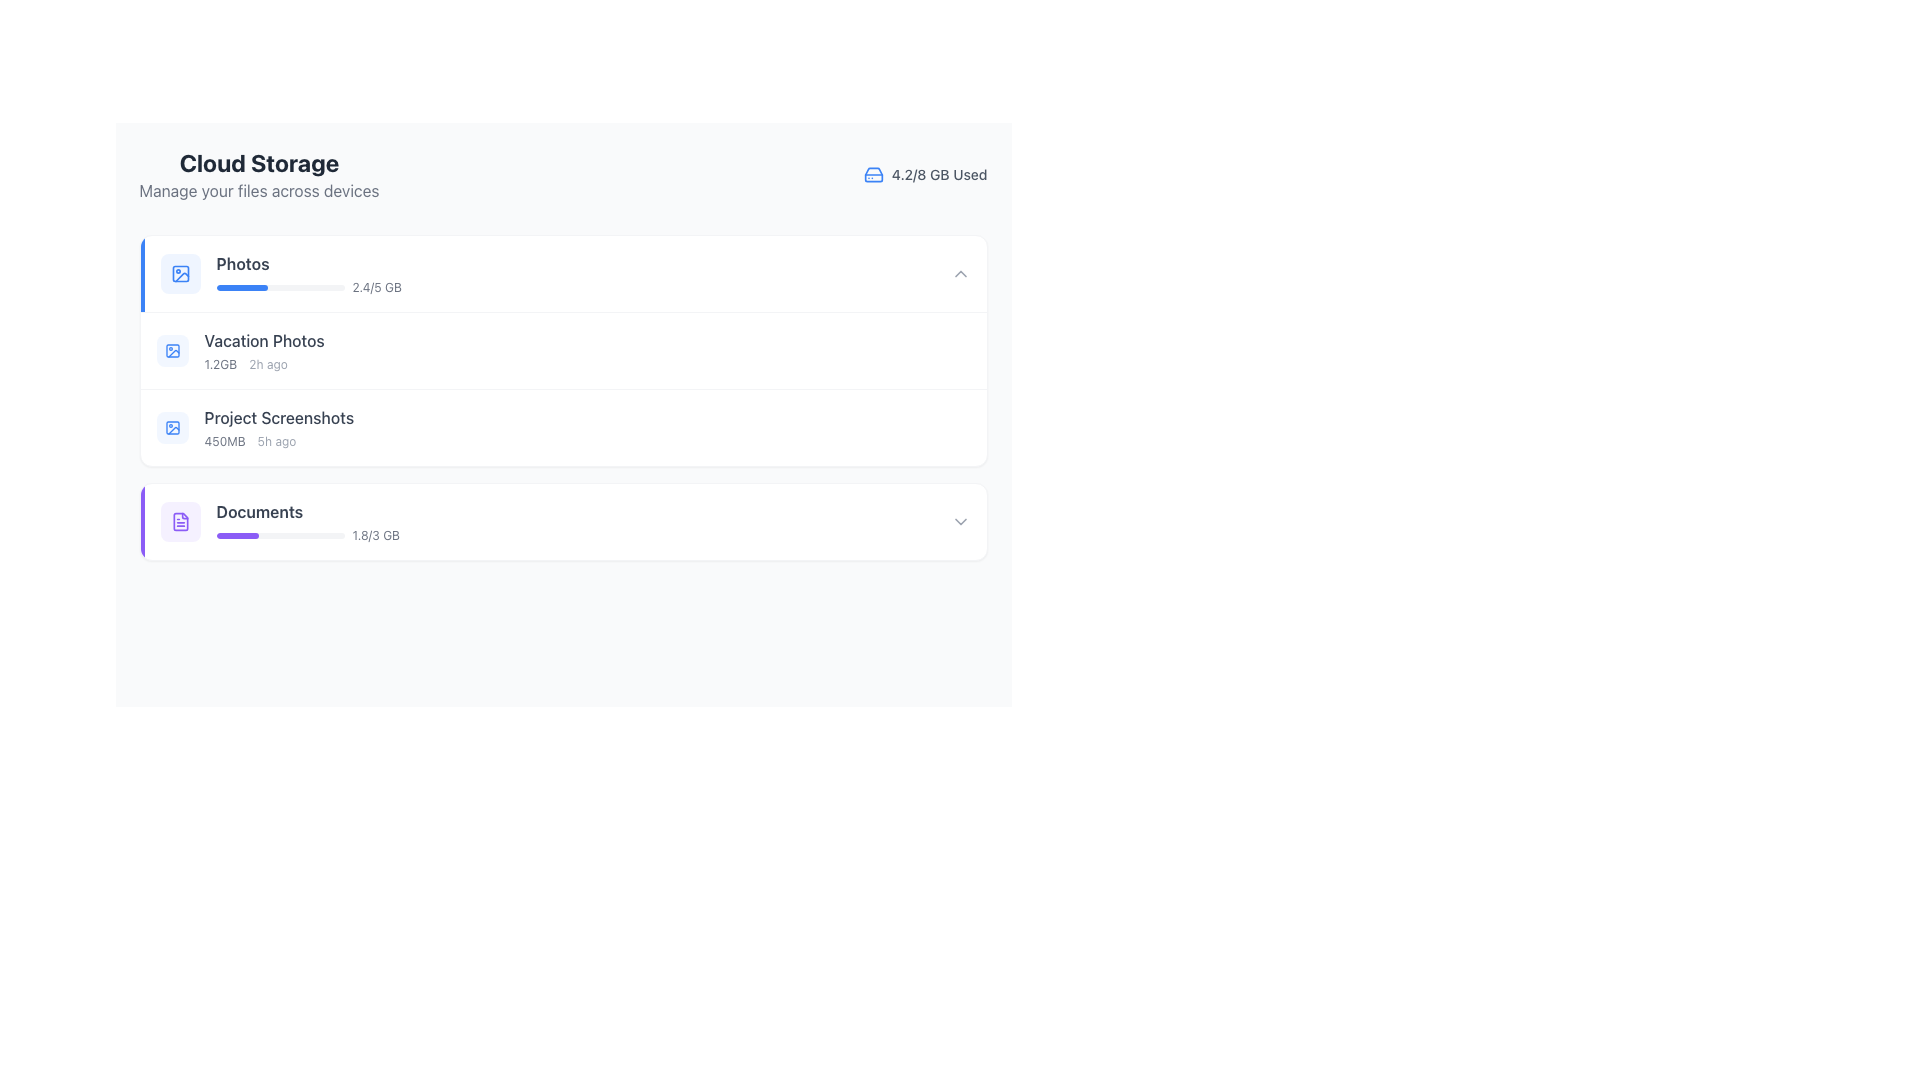 The width and height of the screenshot is (1920, 1080). Describe the element at coordinates (955, 597) in the screenshot. I see `the icon button - ellipsis vertical located at the bottom-right corner of the 'Documents' section to navigate options` at that location.